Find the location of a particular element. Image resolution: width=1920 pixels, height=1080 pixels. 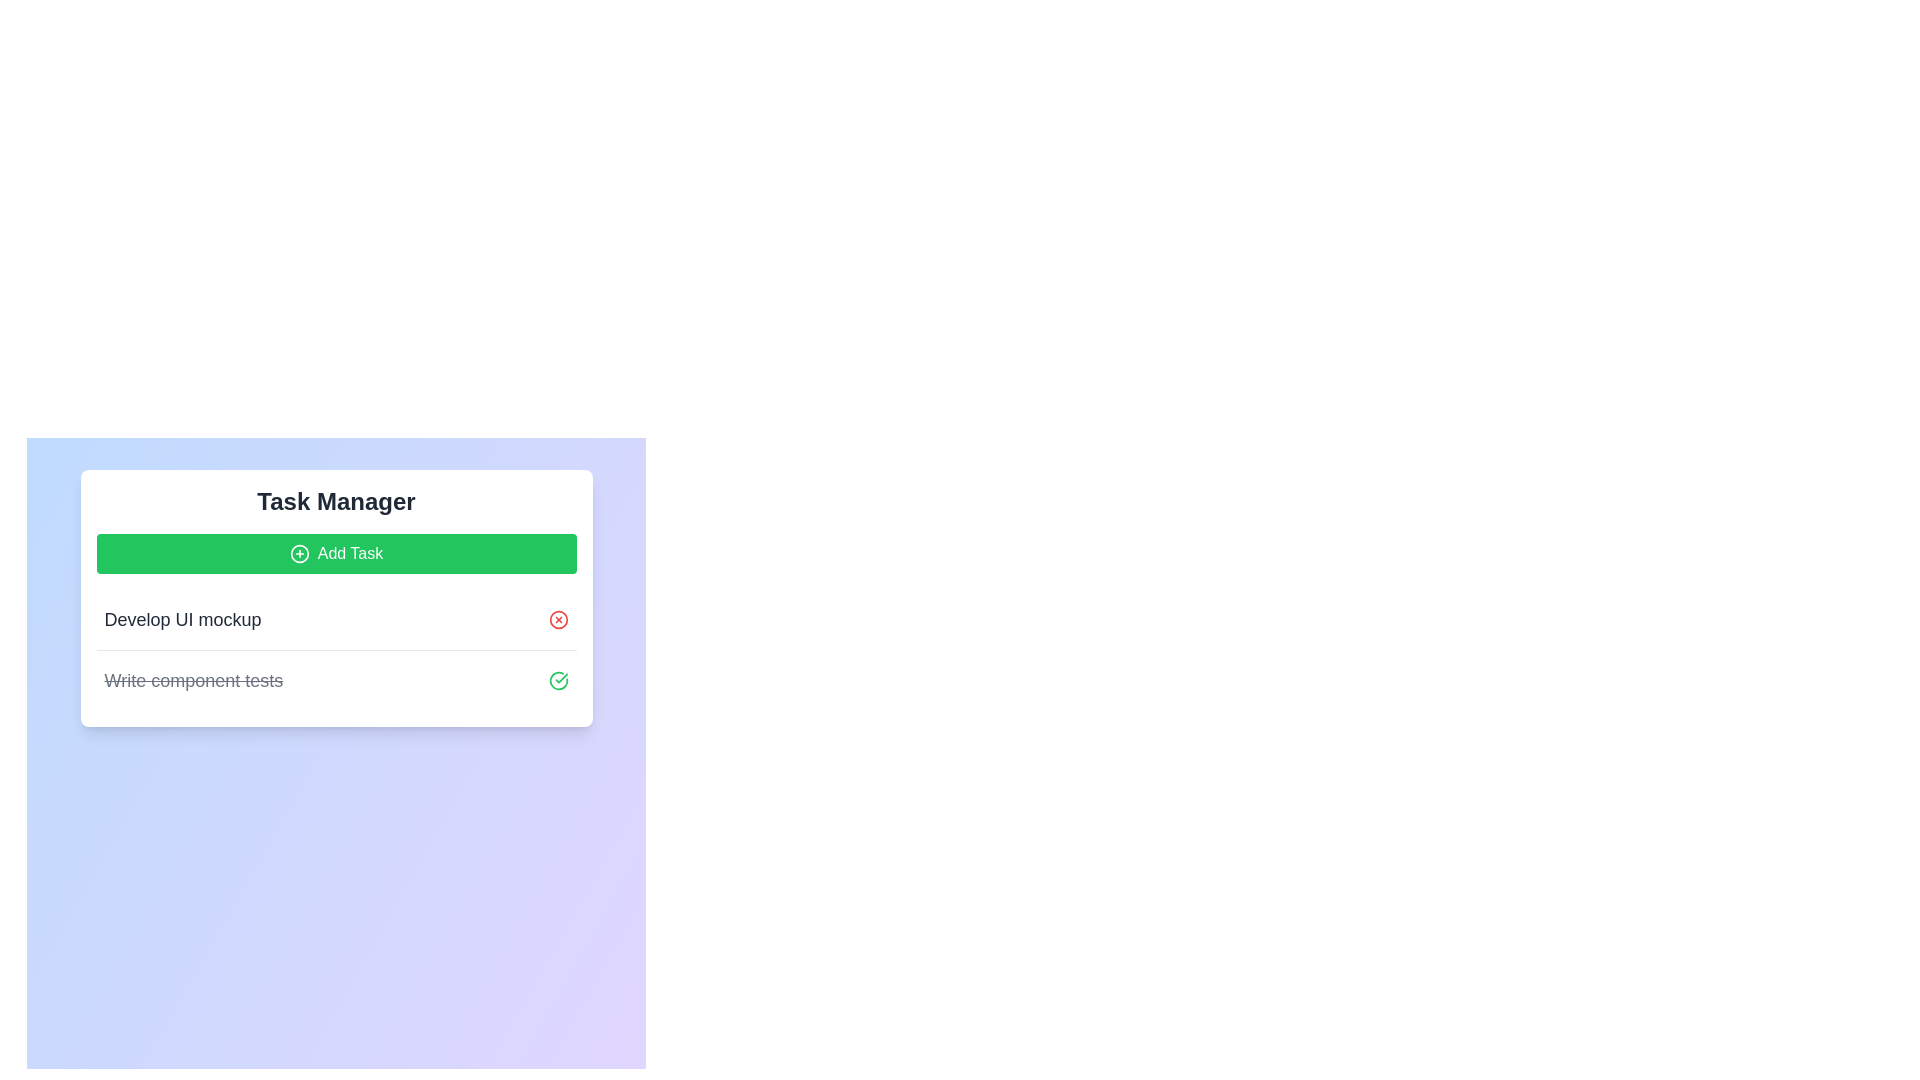

the interactive circular icon with a check mark located on the right side of the second task row titled 'Write component tests' is located at coordinates (558, 680).